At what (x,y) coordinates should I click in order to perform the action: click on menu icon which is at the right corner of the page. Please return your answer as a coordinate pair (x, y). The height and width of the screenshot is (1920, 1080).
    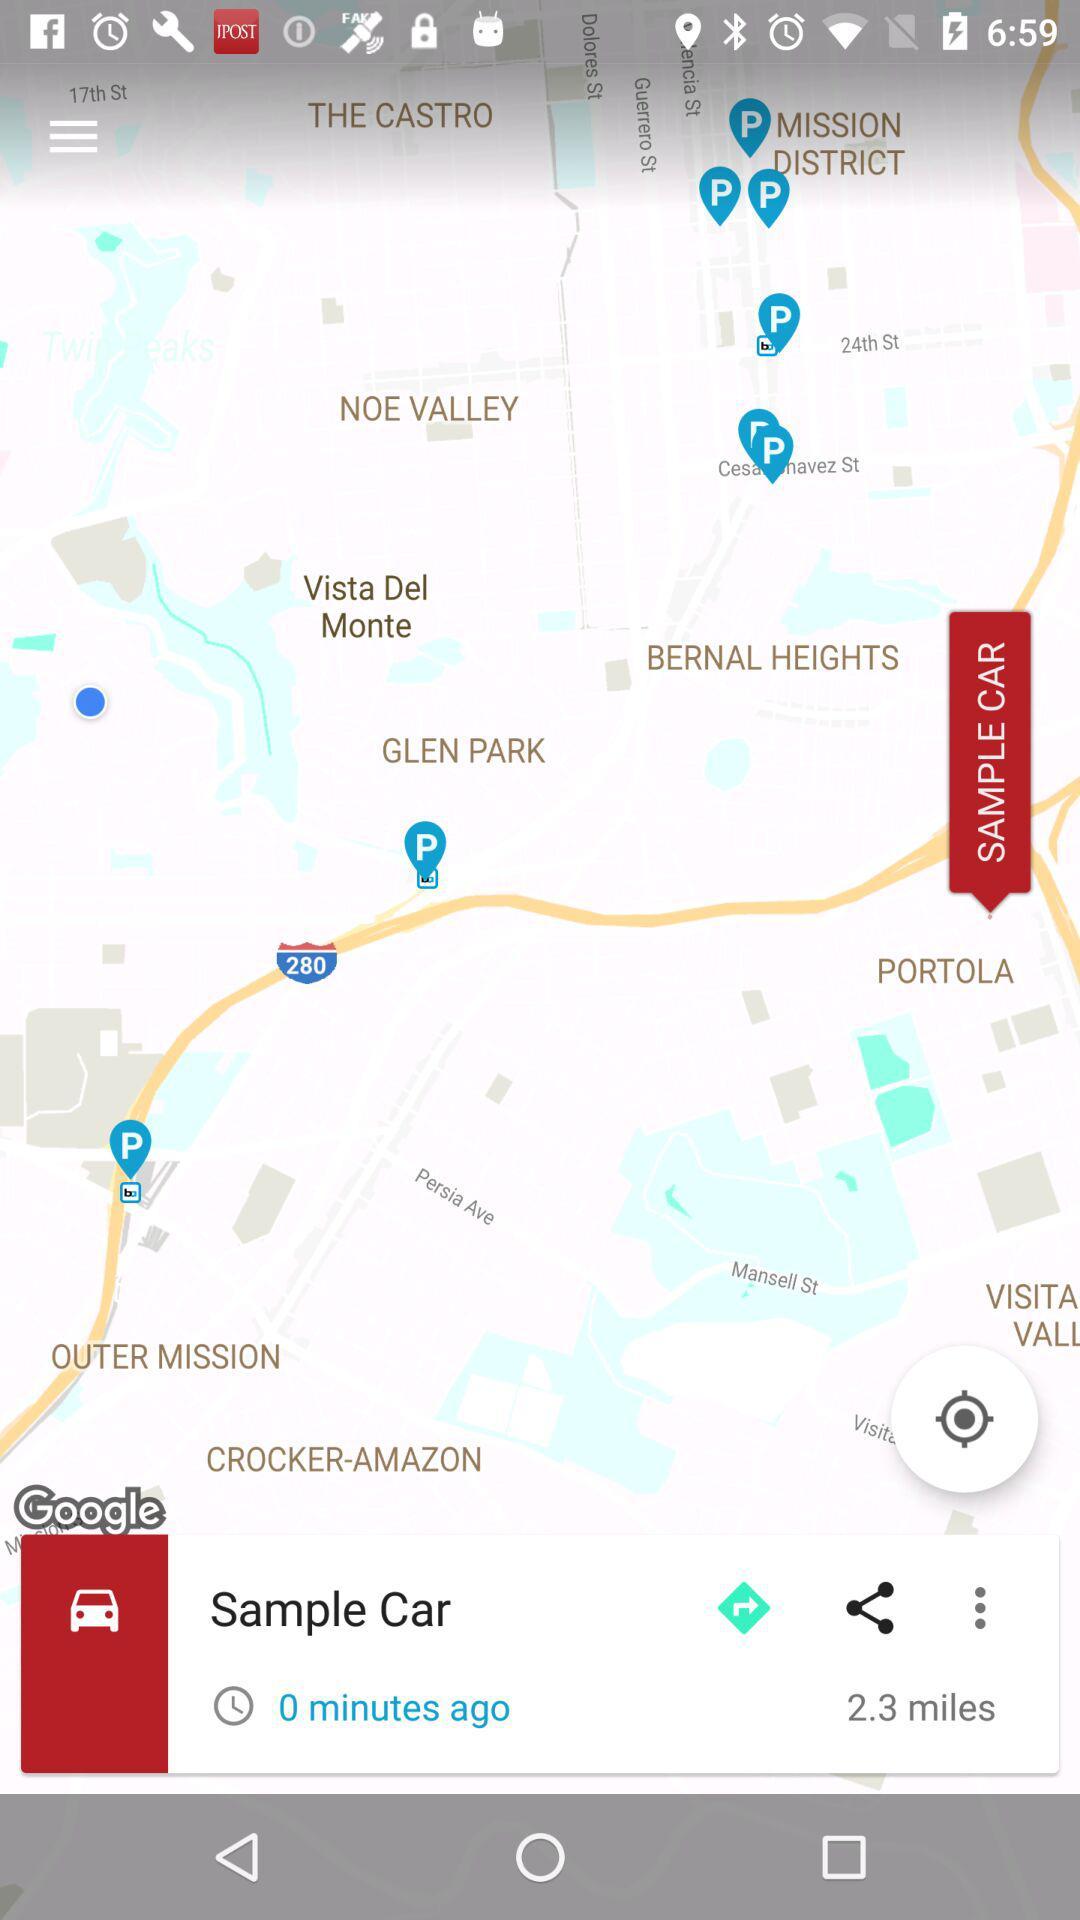
    Looking at the image, I should click on (984, 1608).